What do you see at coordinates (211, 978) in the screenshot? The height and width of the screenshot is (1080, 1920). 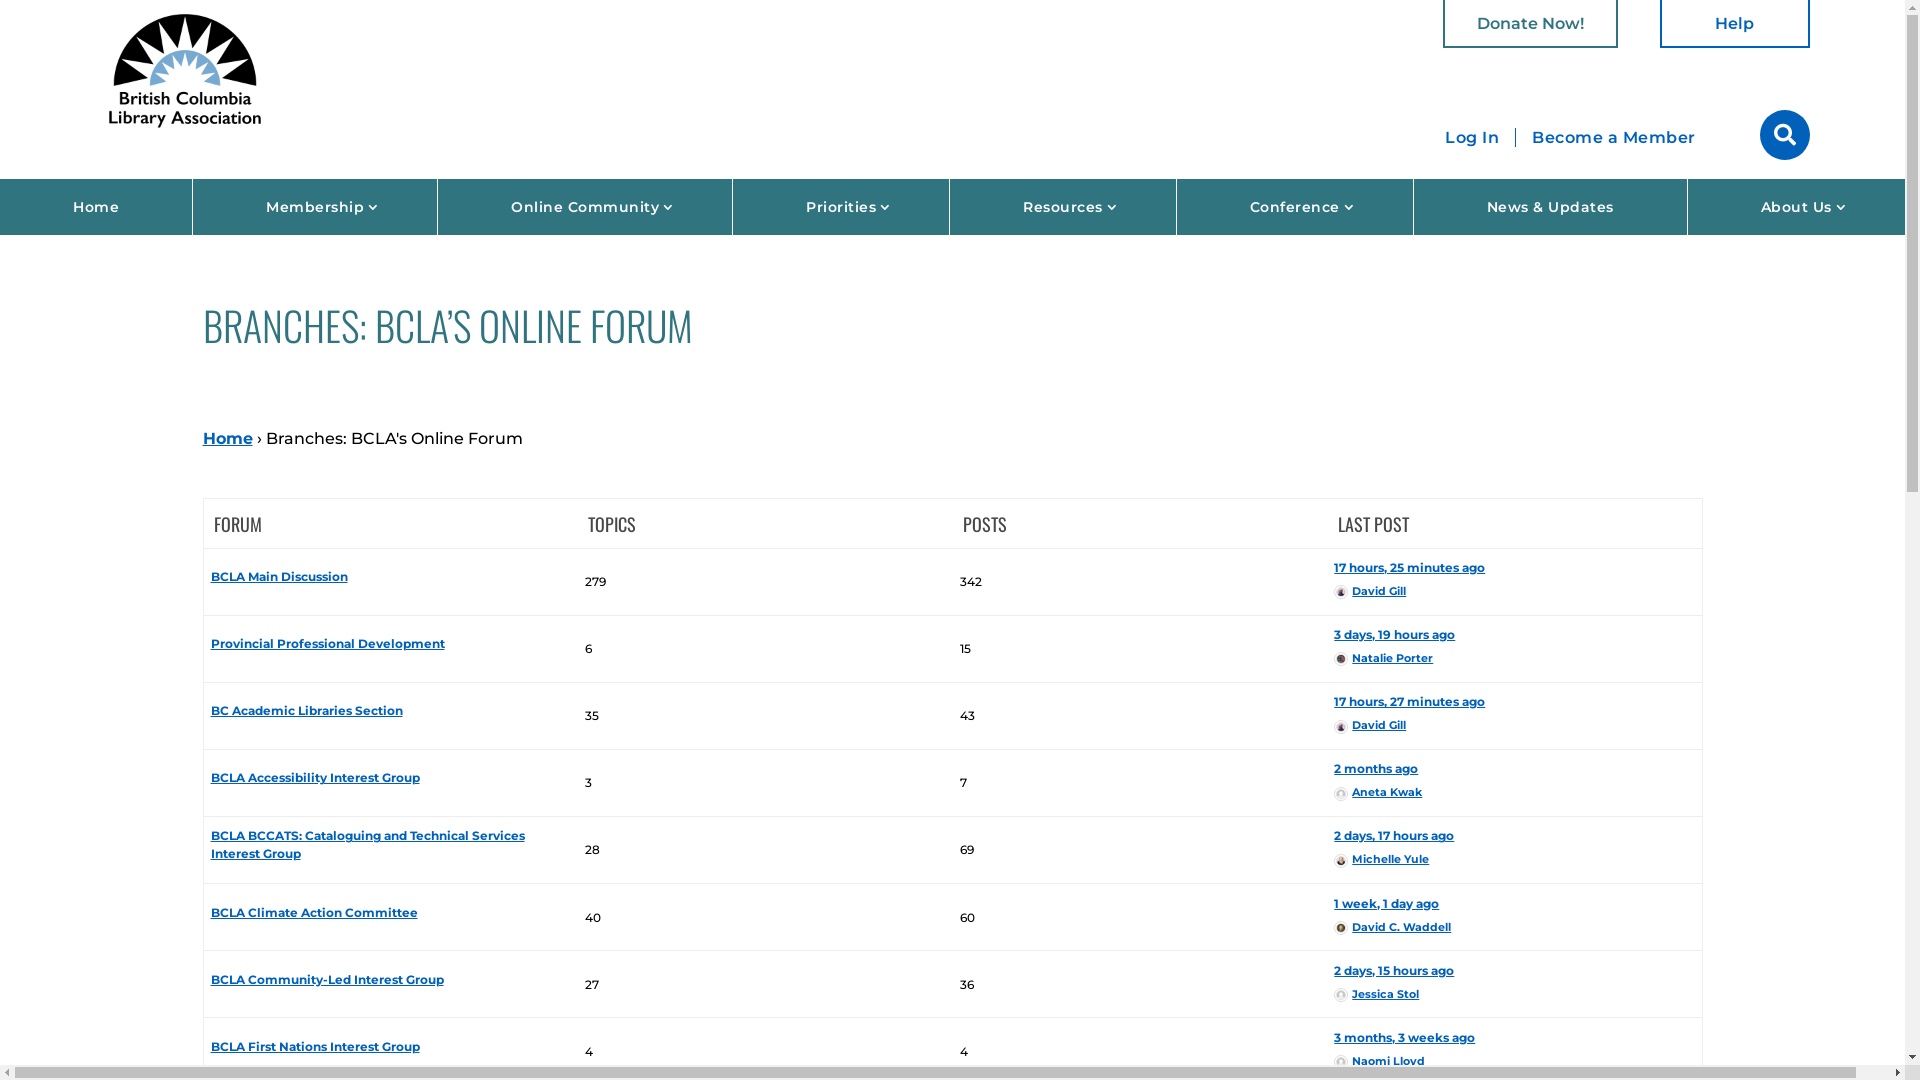 I see `'BCLA Community-Led Interest Group'` at bounding box center [211, 978].